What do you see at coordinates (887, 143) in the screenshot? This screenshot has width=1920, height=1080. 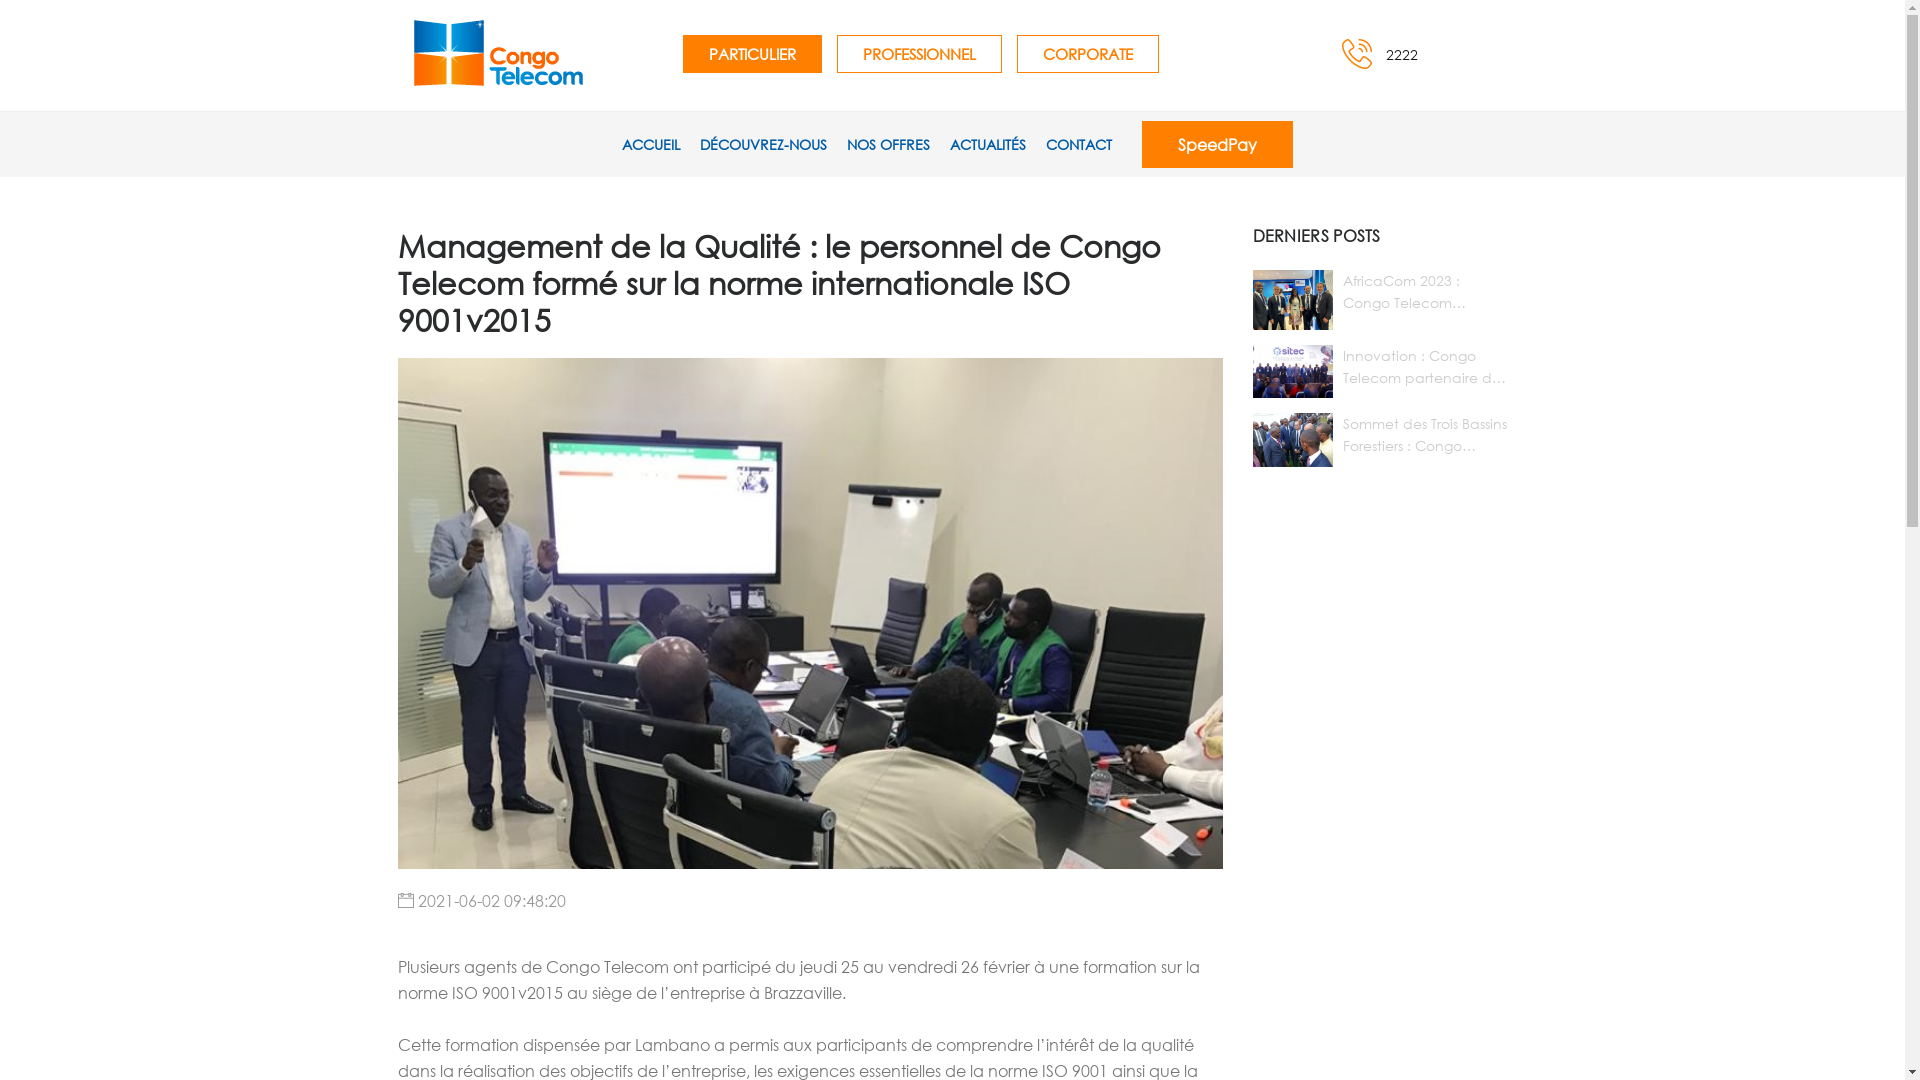 I see `'NOS OFFRES'` at bounding box center [887, 143].